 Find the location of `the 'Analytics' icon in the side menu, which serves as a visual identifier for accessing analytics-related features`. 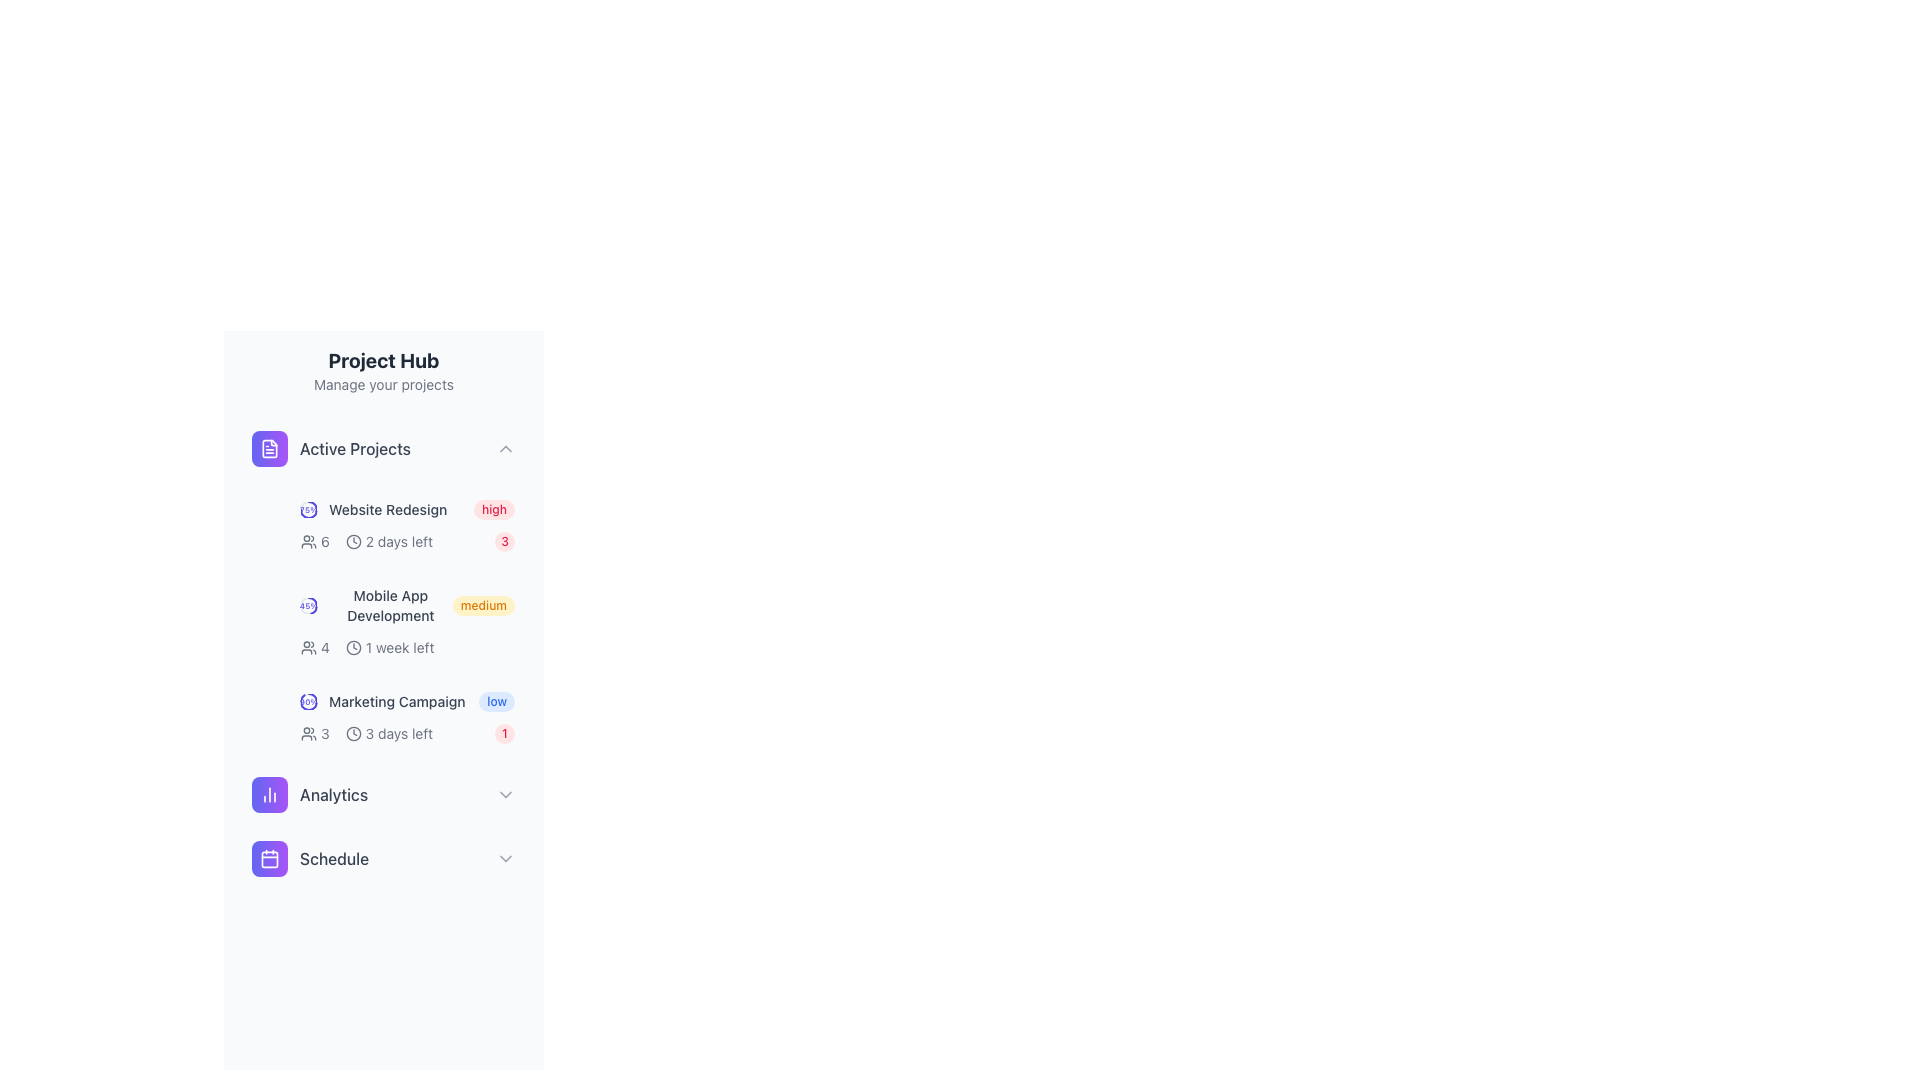

the 'Analytics' icon in the side menu, which serves as a visual identifier for accessing analytics-related features is located at coordinates (268, 793).